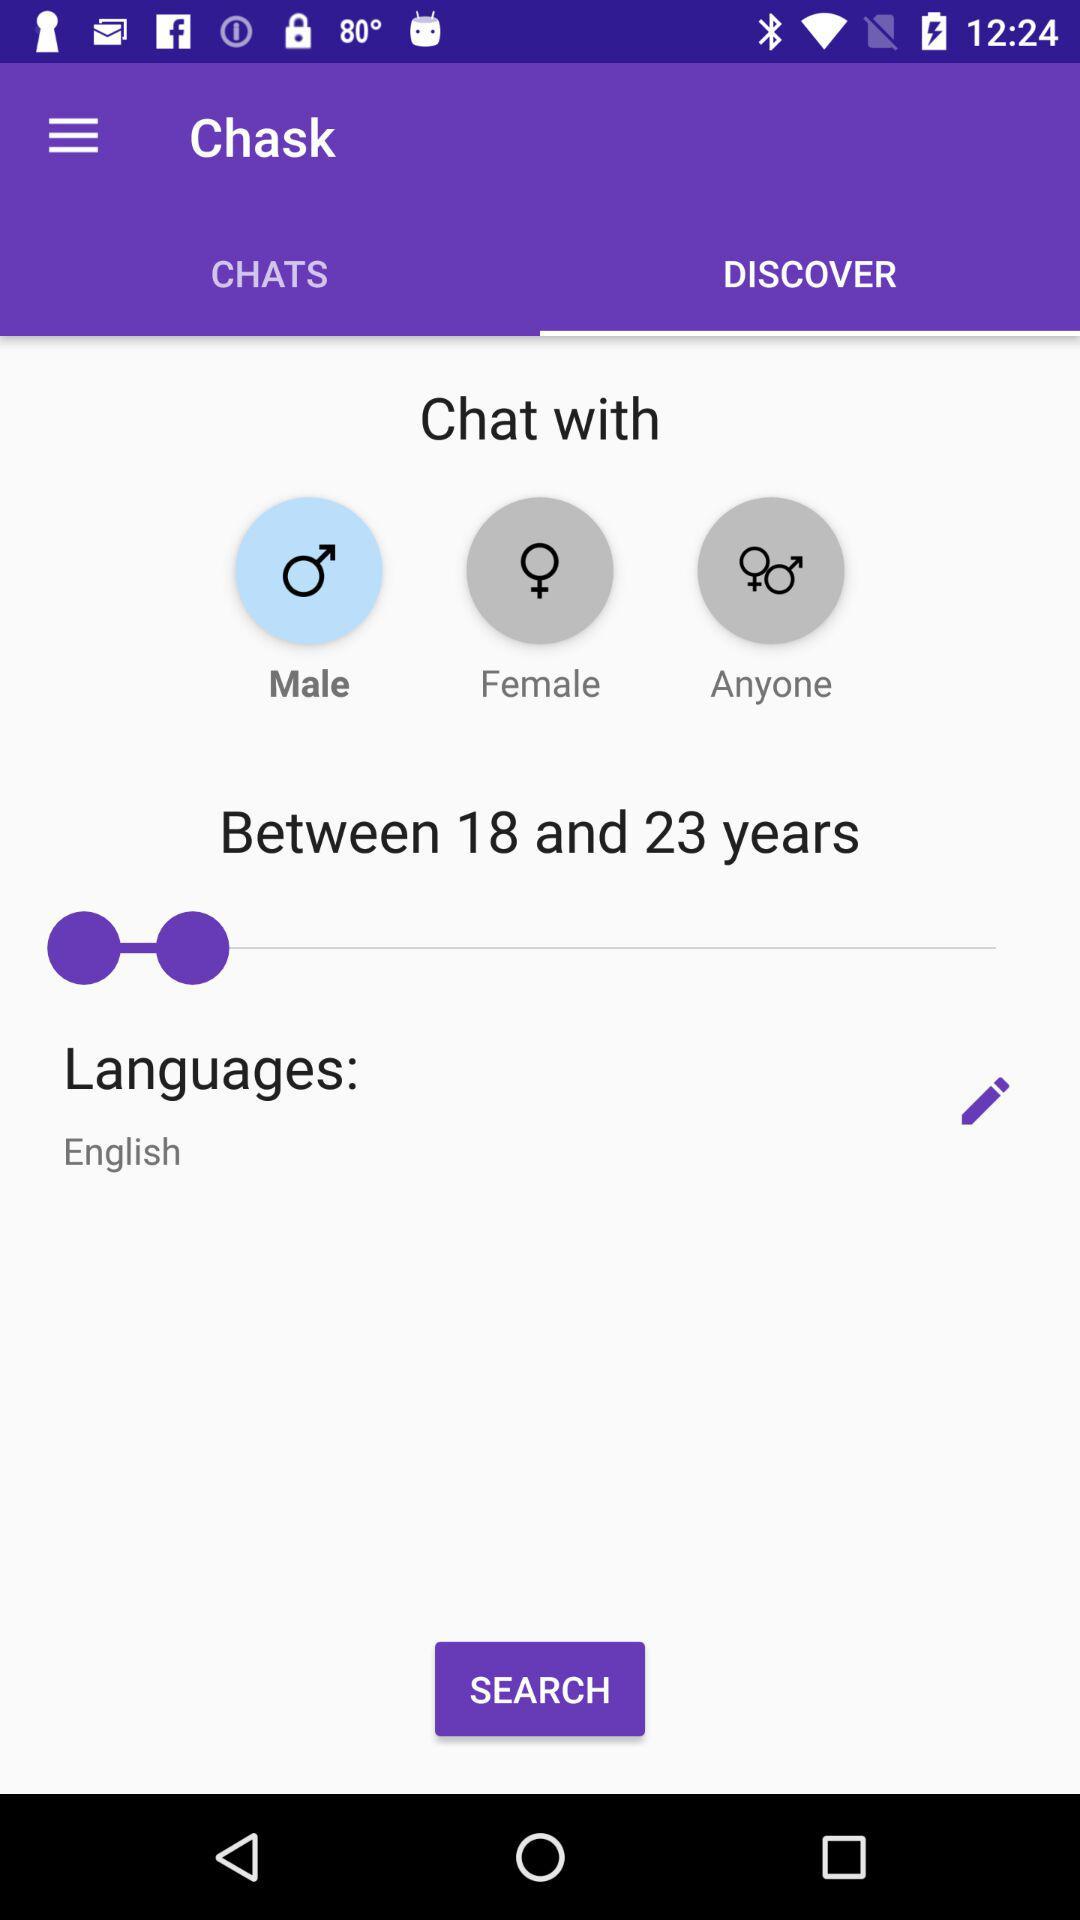 This screenshot has width=1080, height=1920. Describe the element at coordinates (540, 569) in the screenshot. I see `female` at that location.